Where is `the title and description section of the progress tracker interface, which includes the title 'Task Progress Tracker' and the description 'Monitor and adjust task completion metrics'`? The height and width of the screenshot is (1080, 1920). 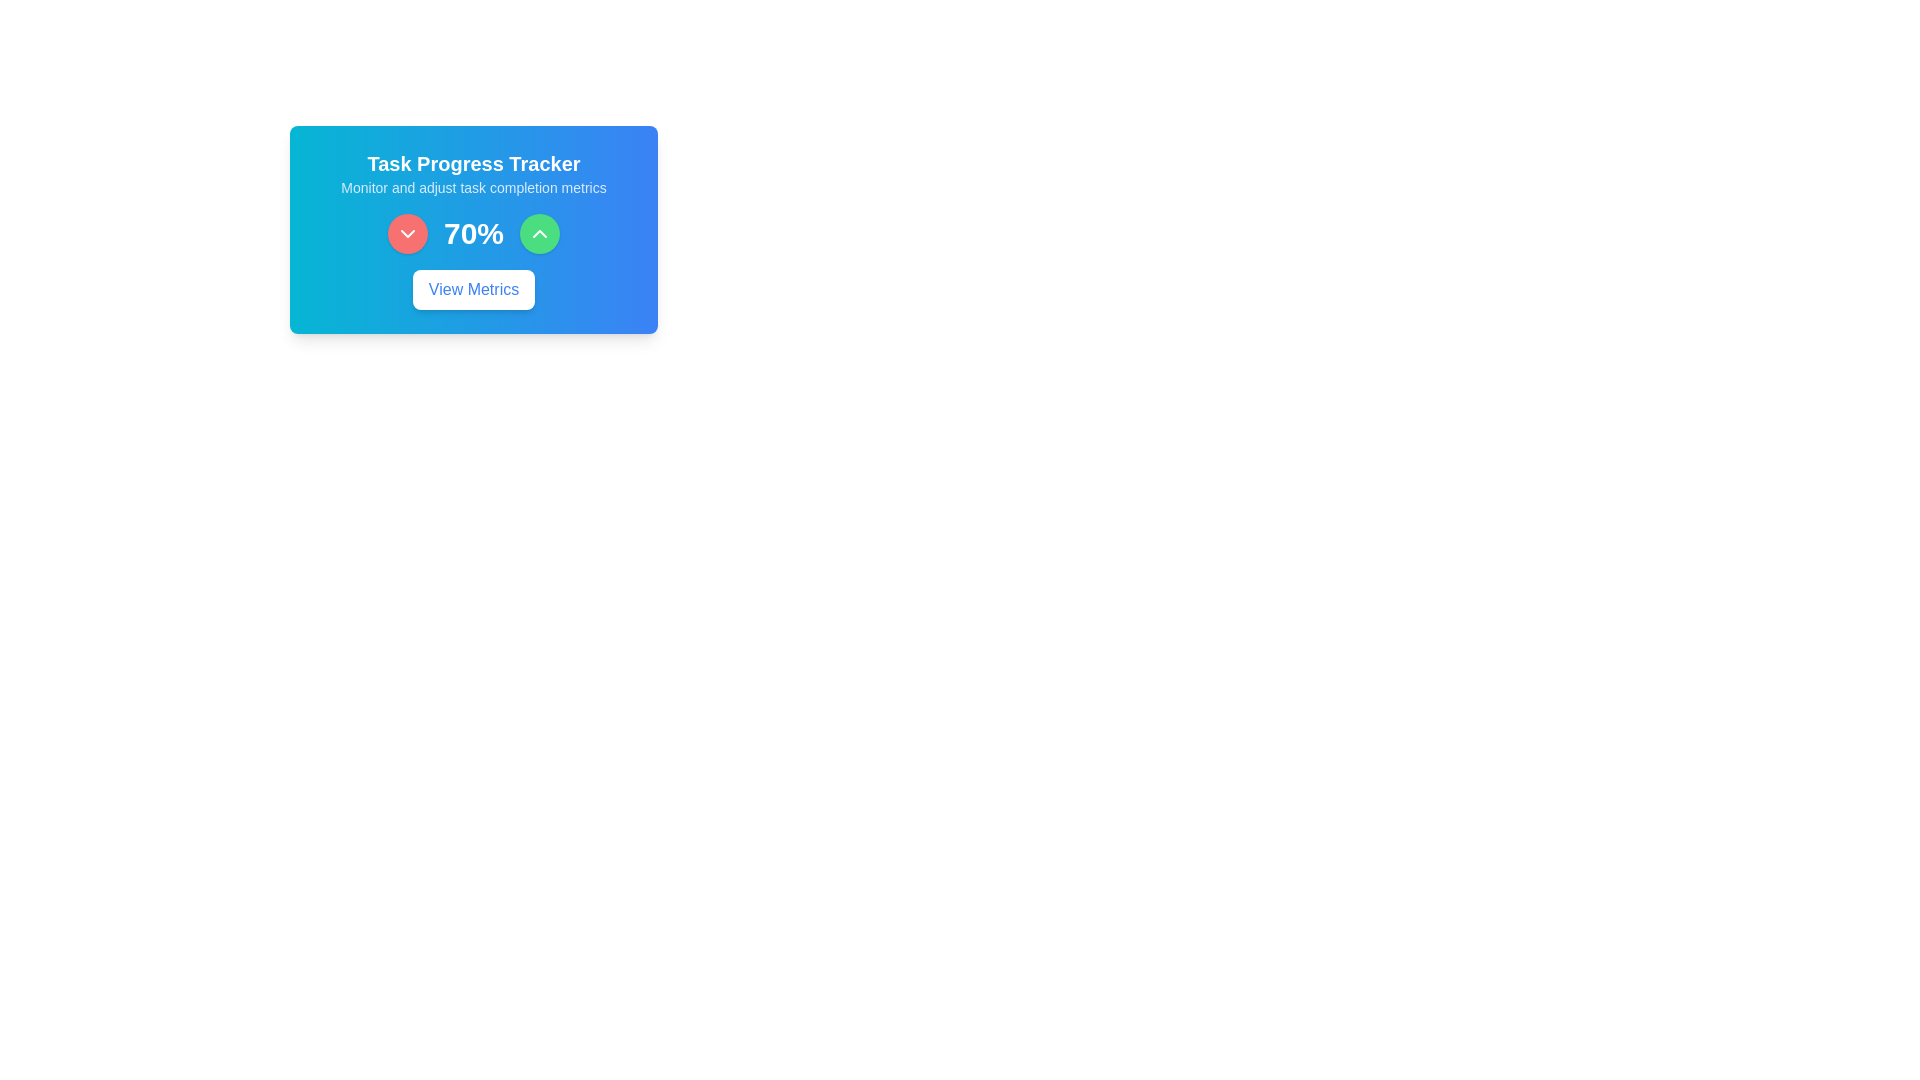 the title and description section of the progress tracker interface, which includes the title 'Task Progress Tracker' and the description 'Monitor and adjust task completion metrics' is located at coordinates (473, 172).